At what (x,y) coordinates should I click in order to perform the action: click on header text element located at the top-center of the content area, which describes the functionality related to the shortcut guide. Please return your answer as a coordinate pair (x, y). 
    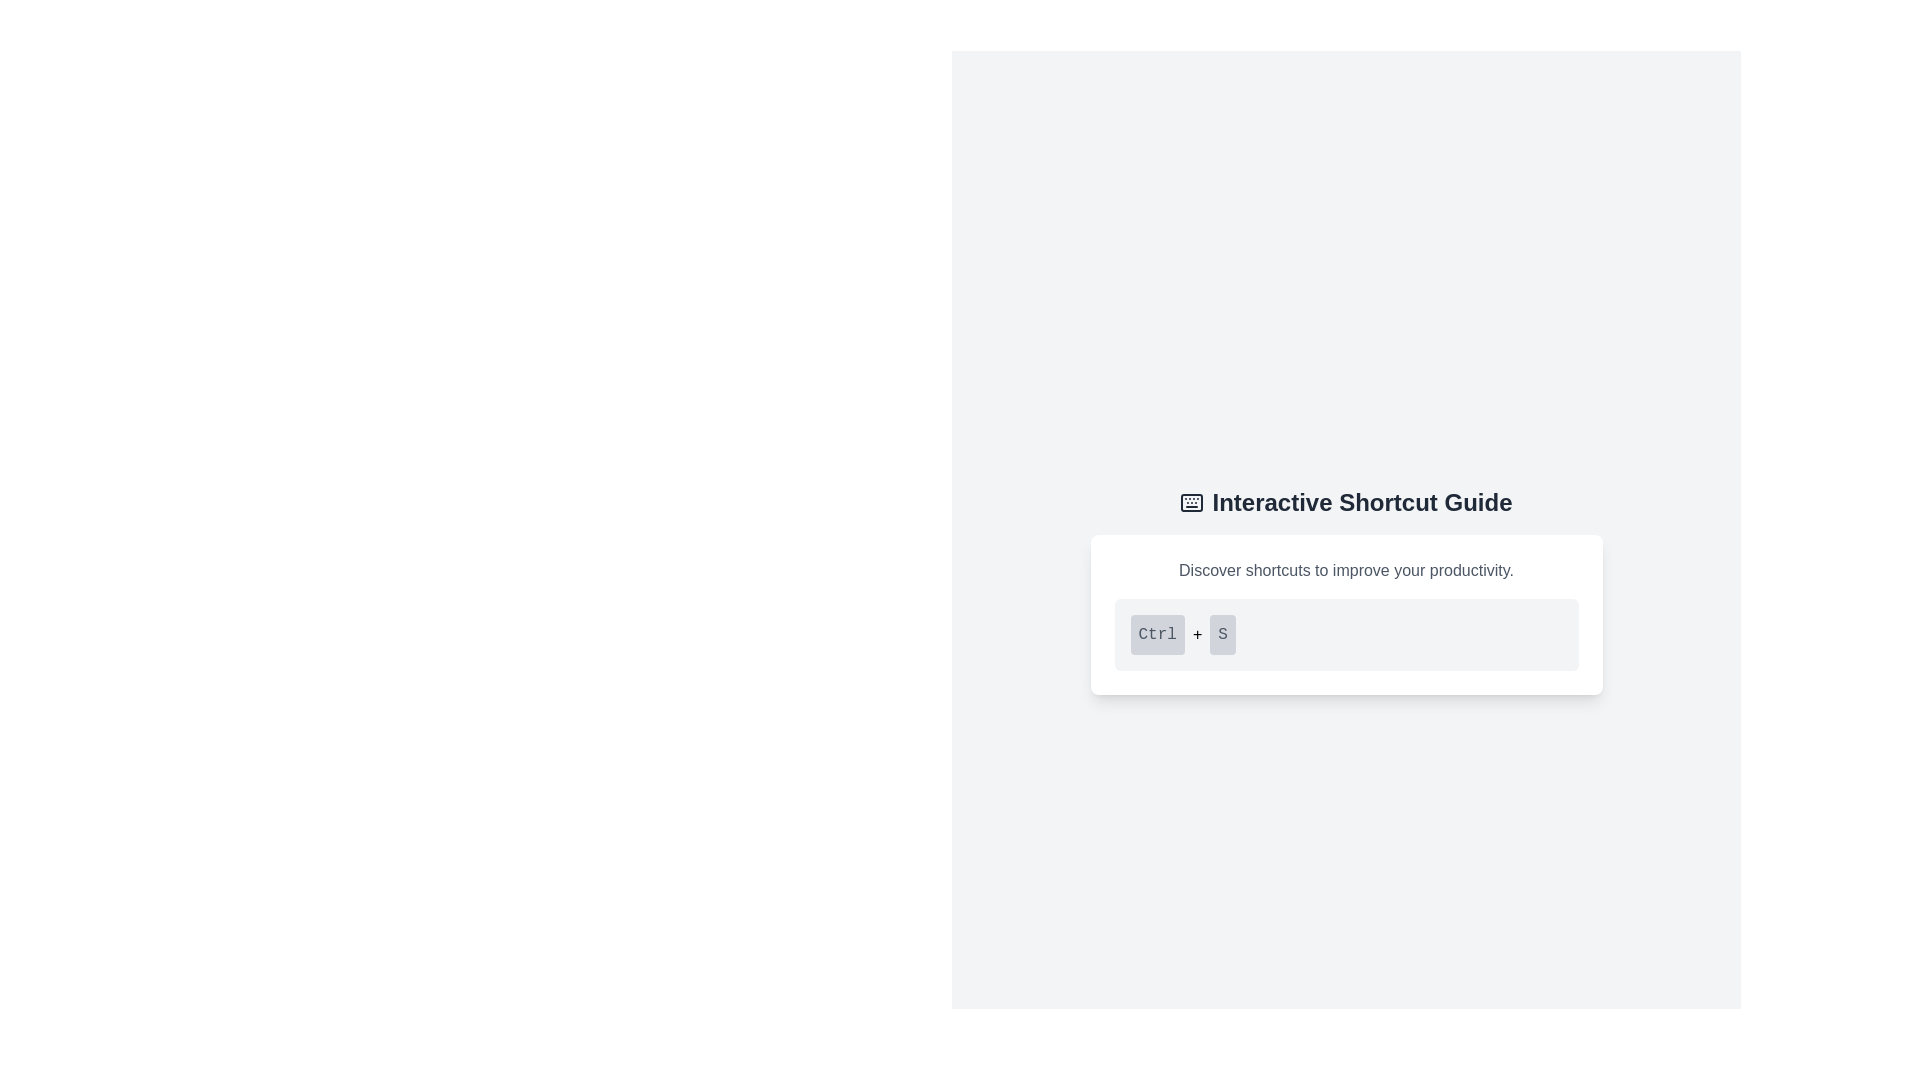
    Looking at the image, I should click on (1346, 501).